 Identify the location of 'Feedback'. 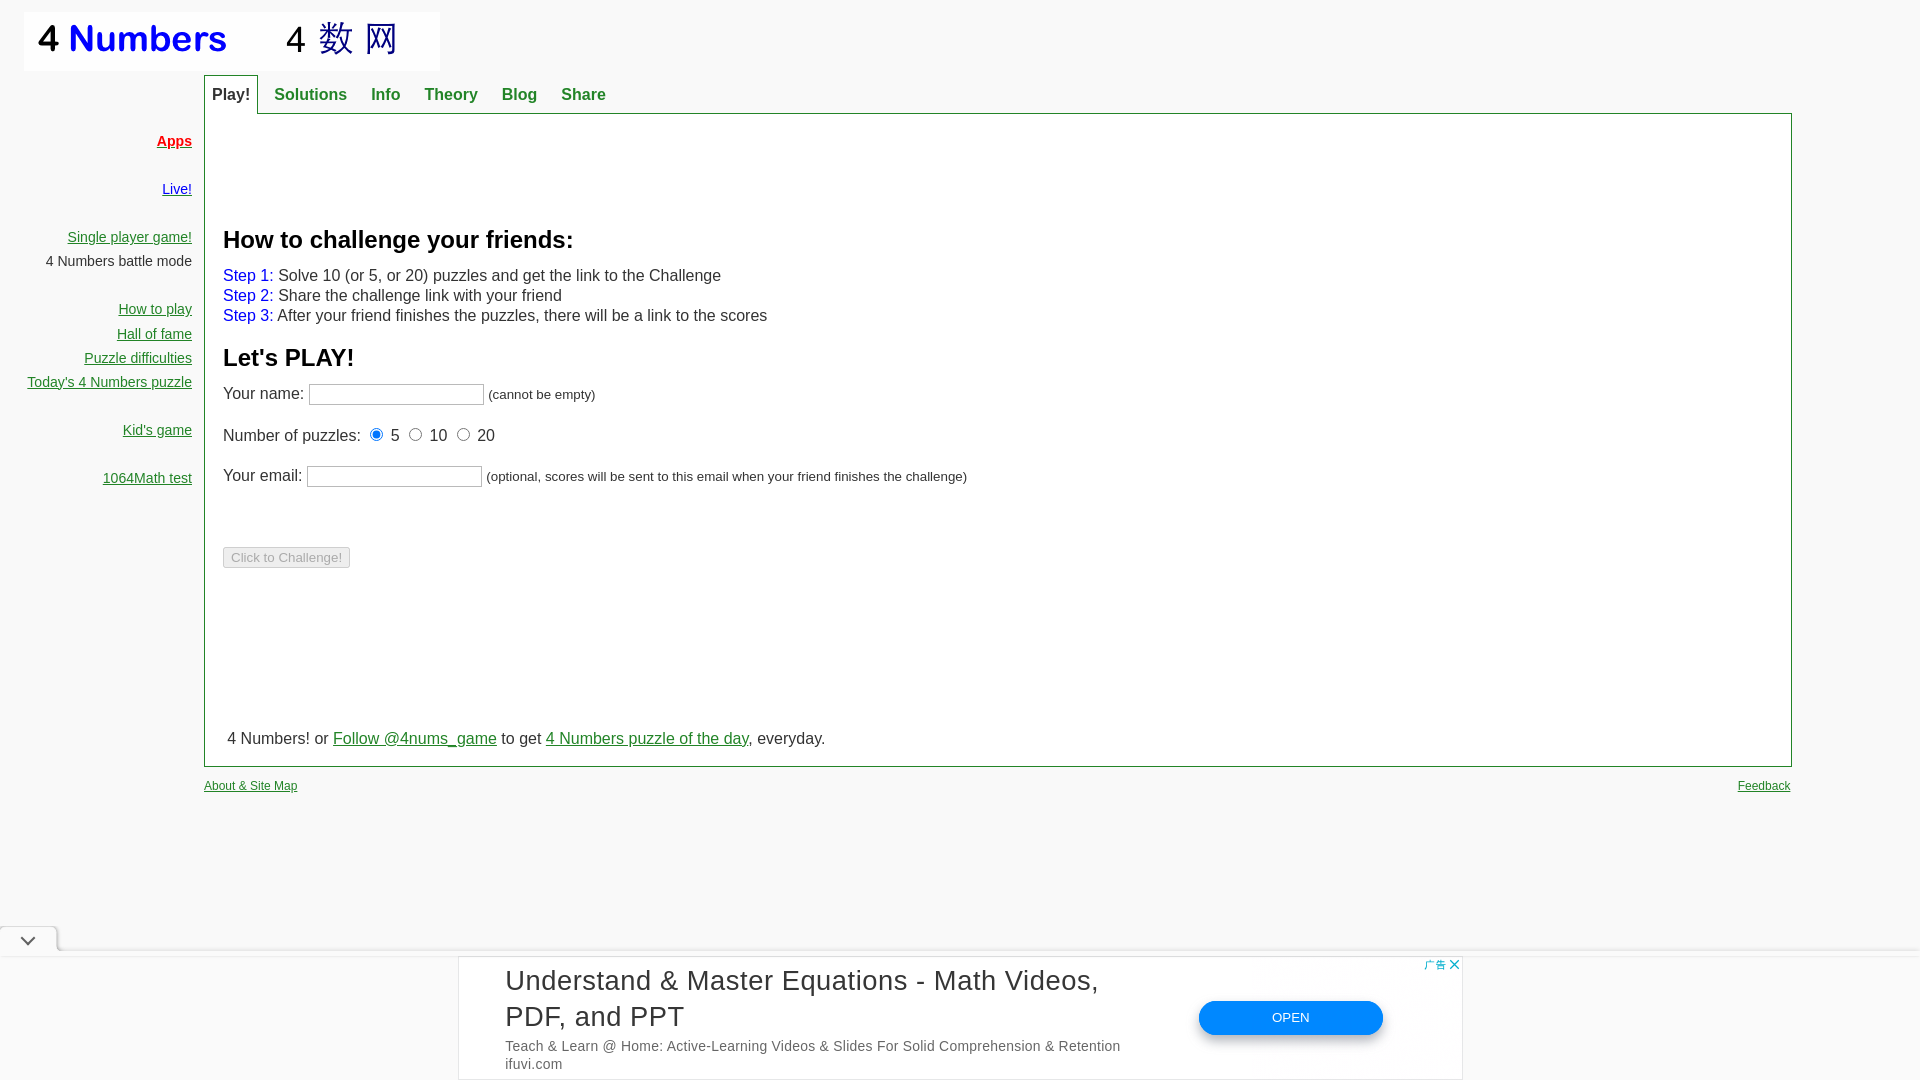
(1764, 785).